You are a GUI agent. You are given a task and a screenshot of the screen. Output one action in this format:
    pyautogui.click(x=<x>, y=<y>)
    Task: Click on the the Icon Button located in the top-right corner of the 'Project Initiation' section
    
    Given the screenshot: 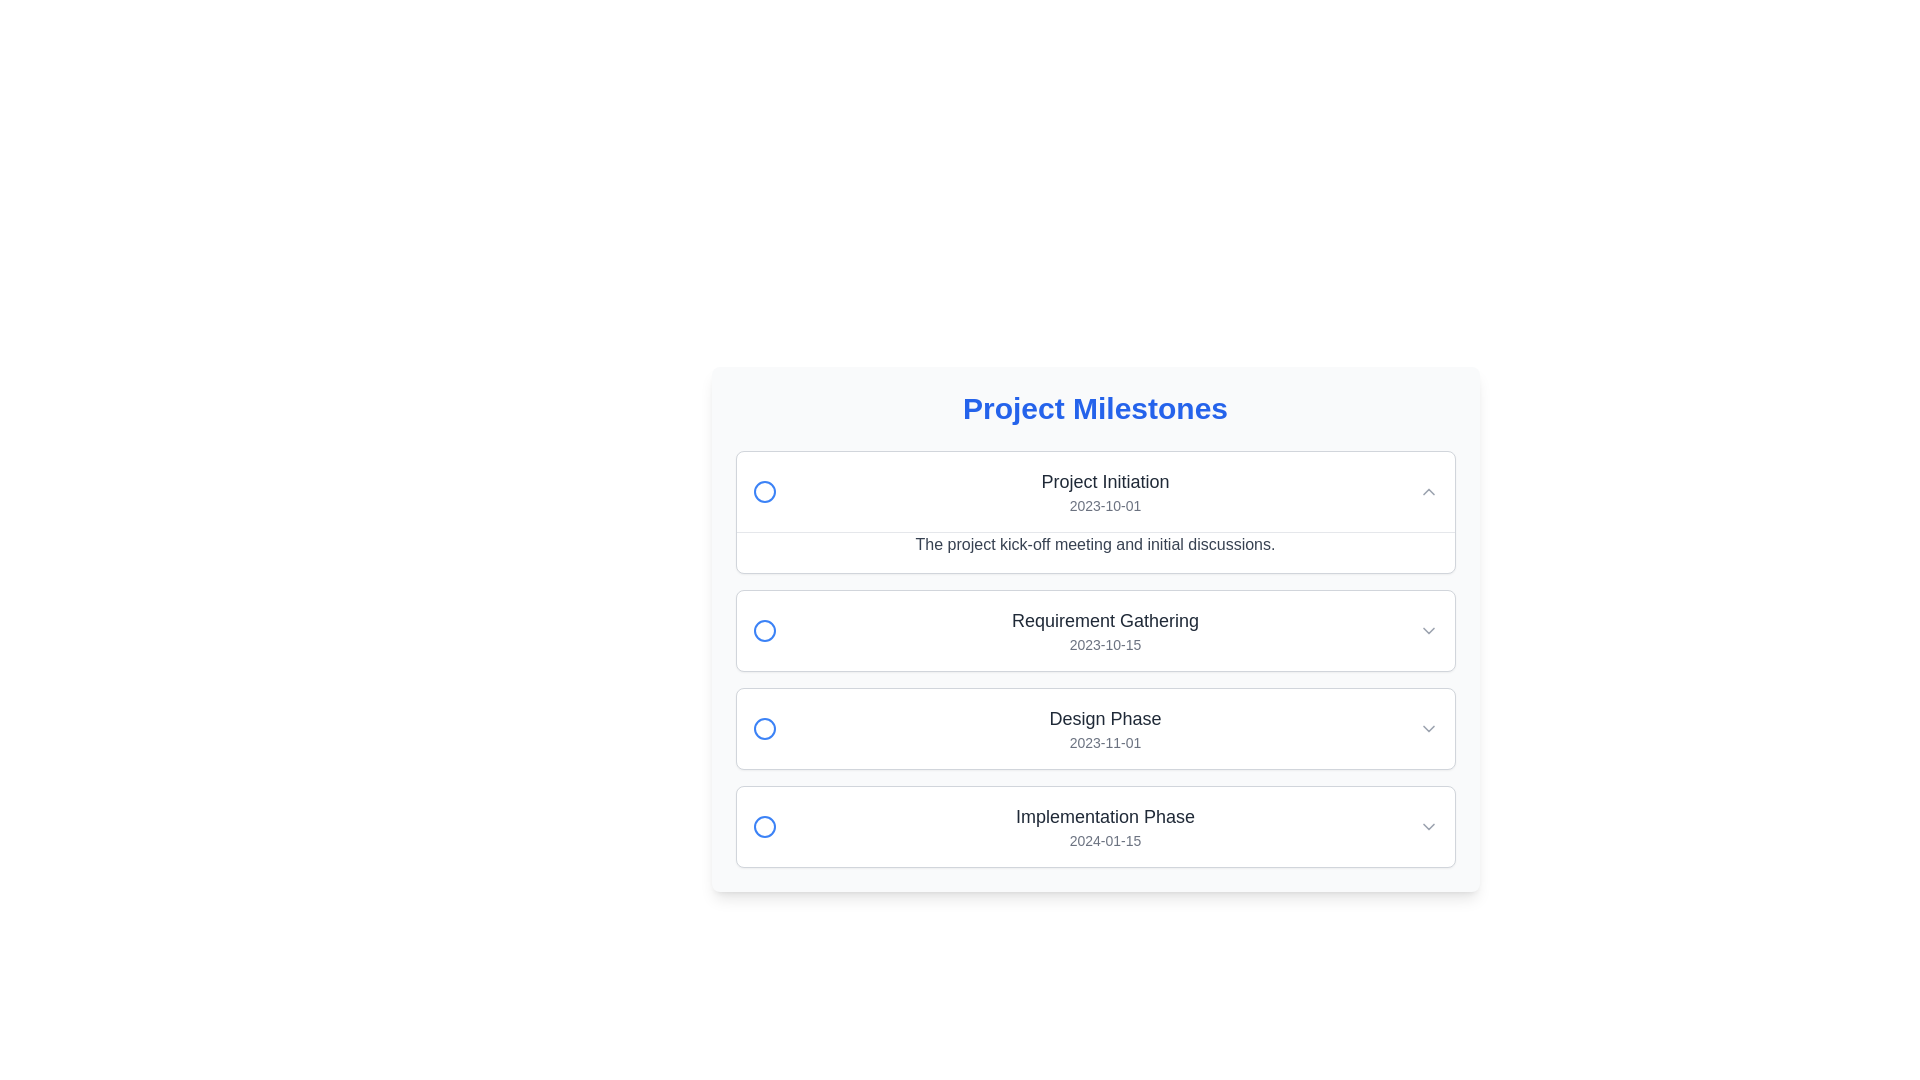 What is the action you would take?
    pyautogui.click(x=1427, y=492)
    